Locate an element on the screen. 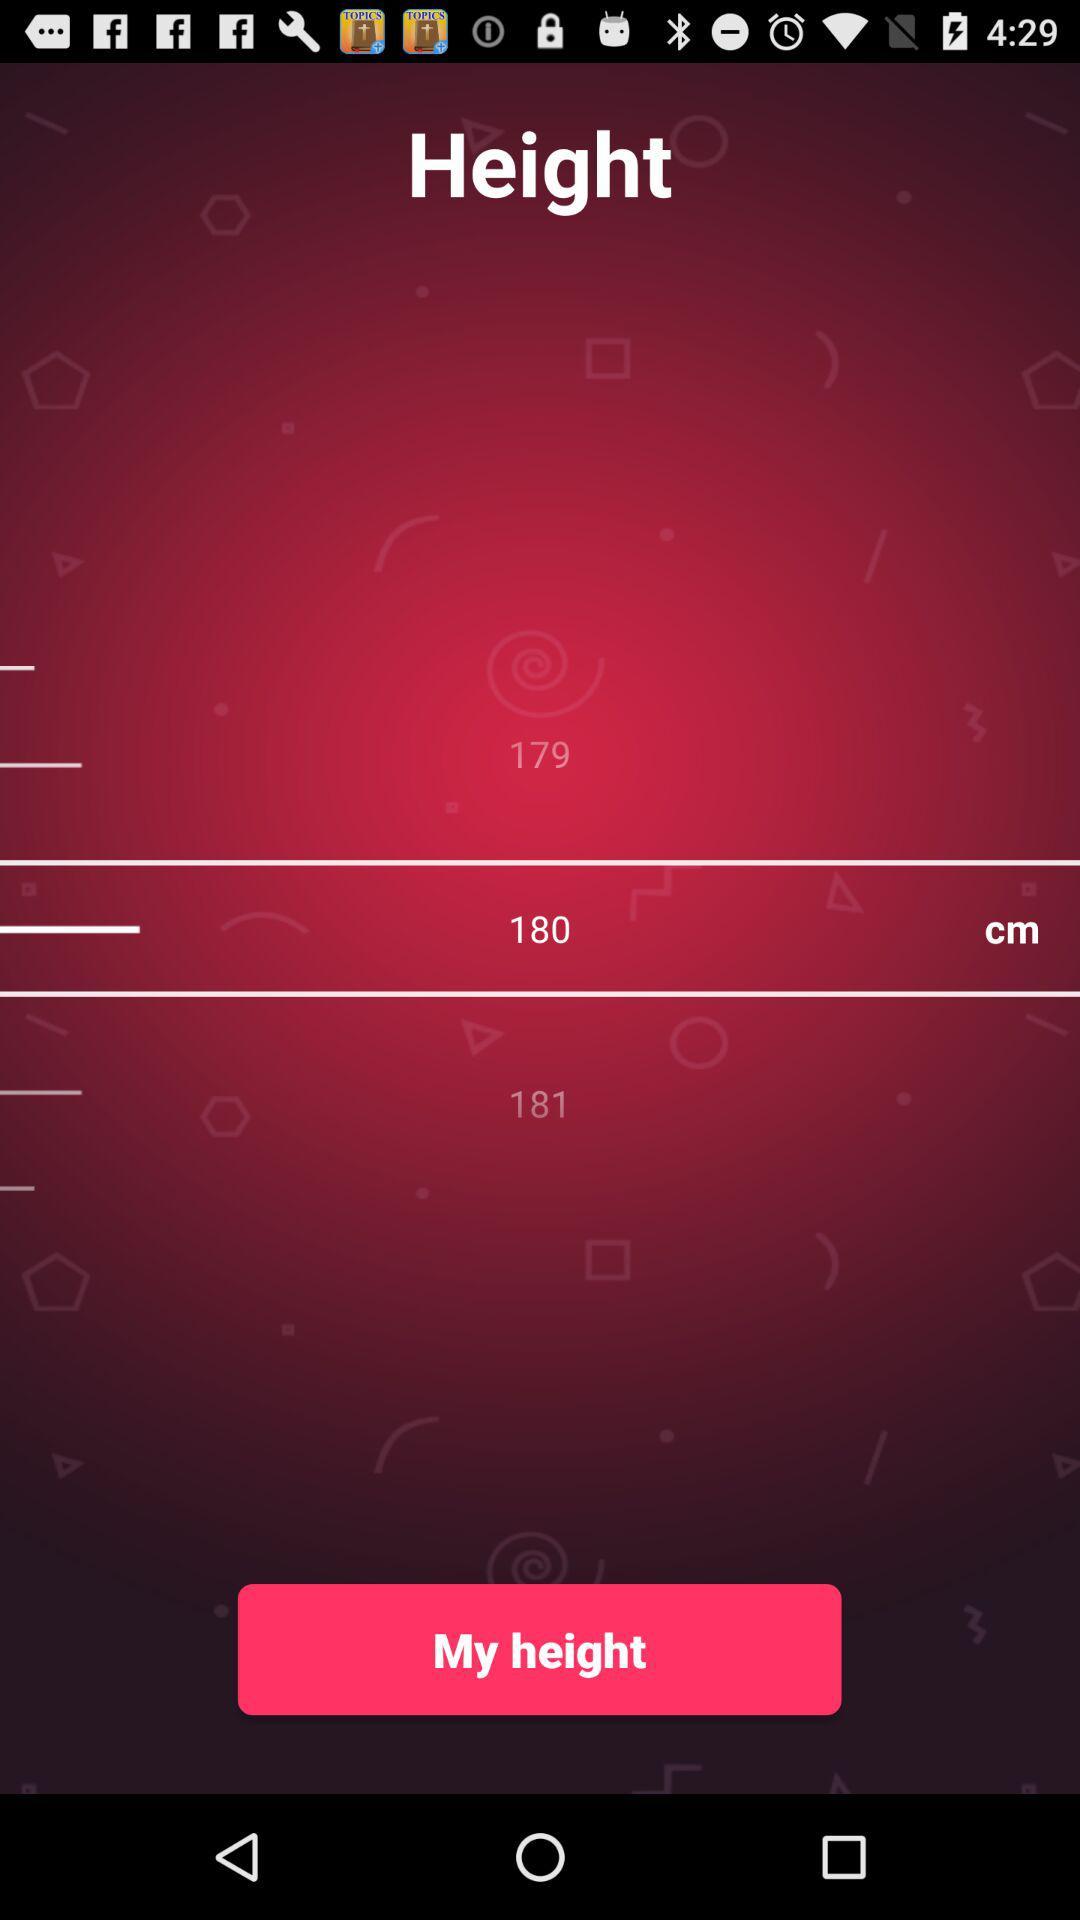 The image size is (1080, 1920). the button above the my height is located at coordinates (540, 927).